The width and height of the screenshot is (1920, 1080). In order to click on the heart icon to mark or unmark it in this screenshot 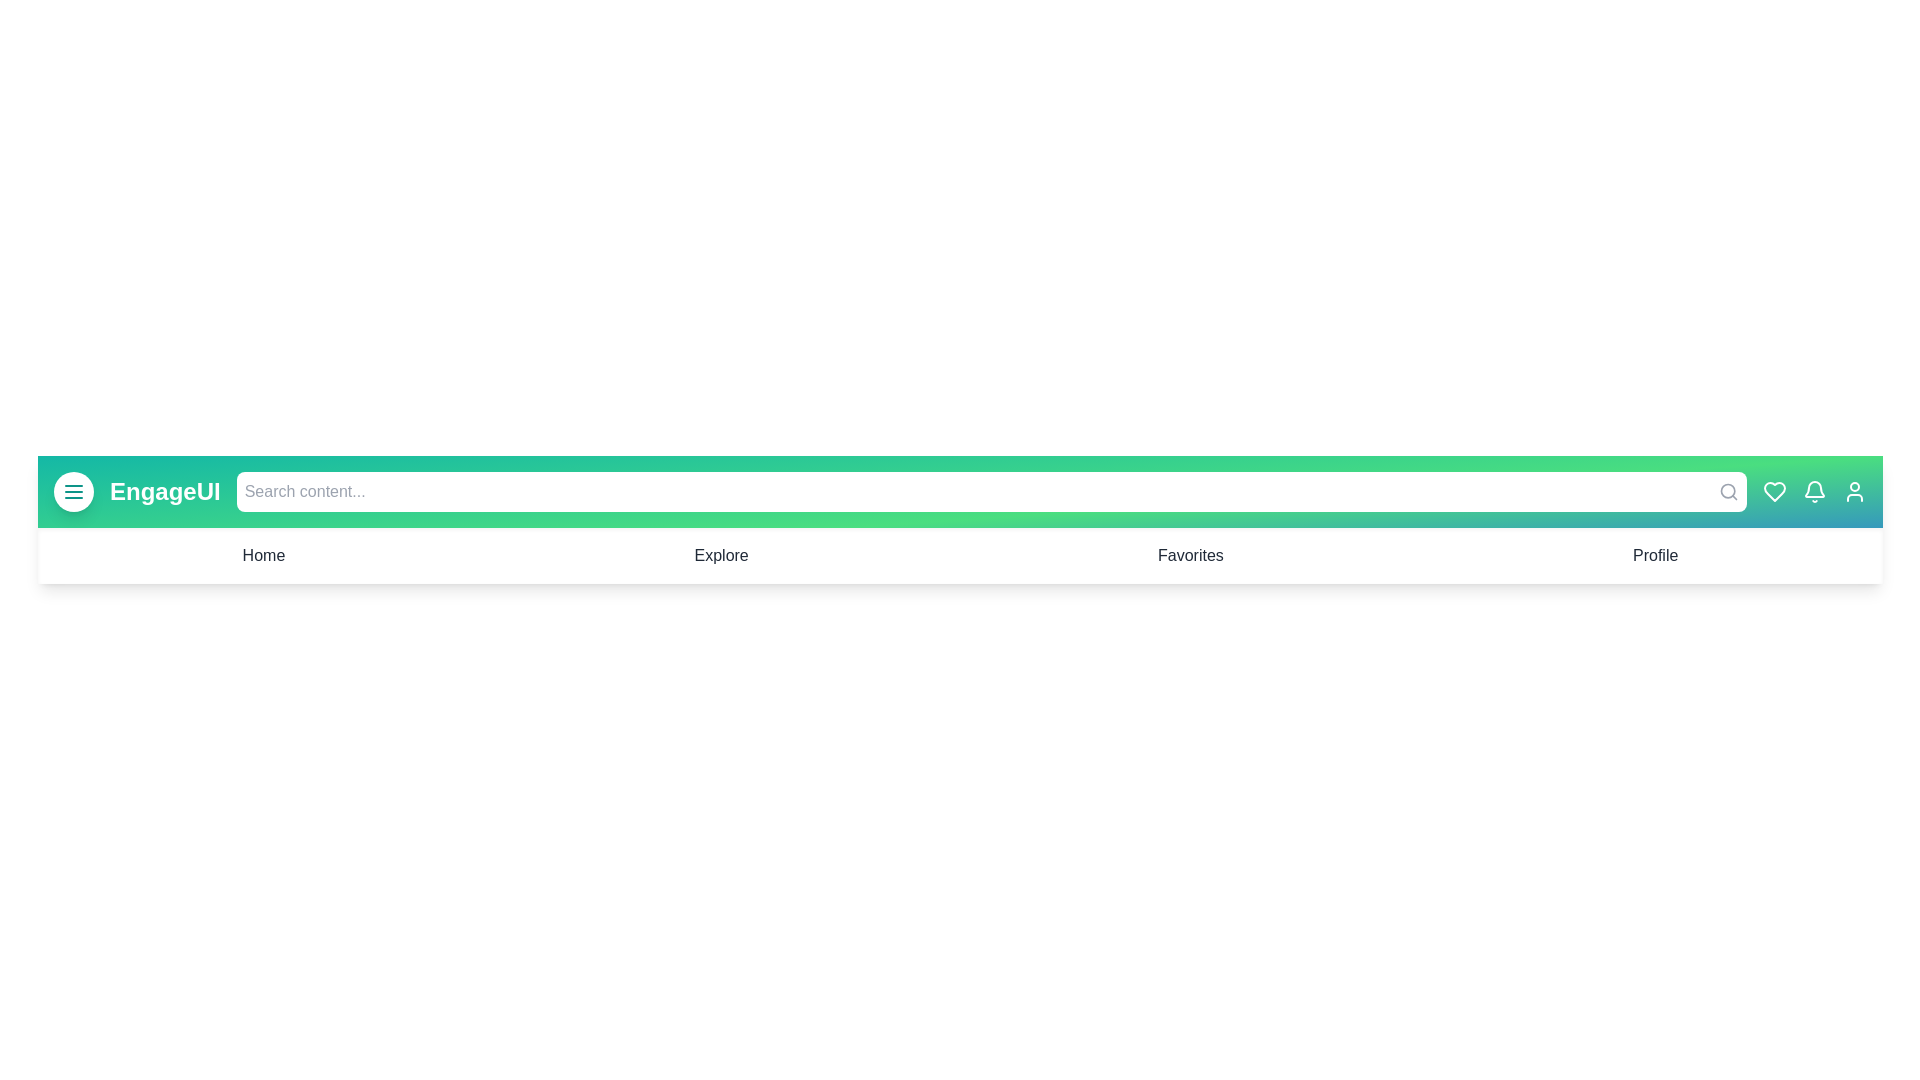, I will do `click(1775, 492)`.